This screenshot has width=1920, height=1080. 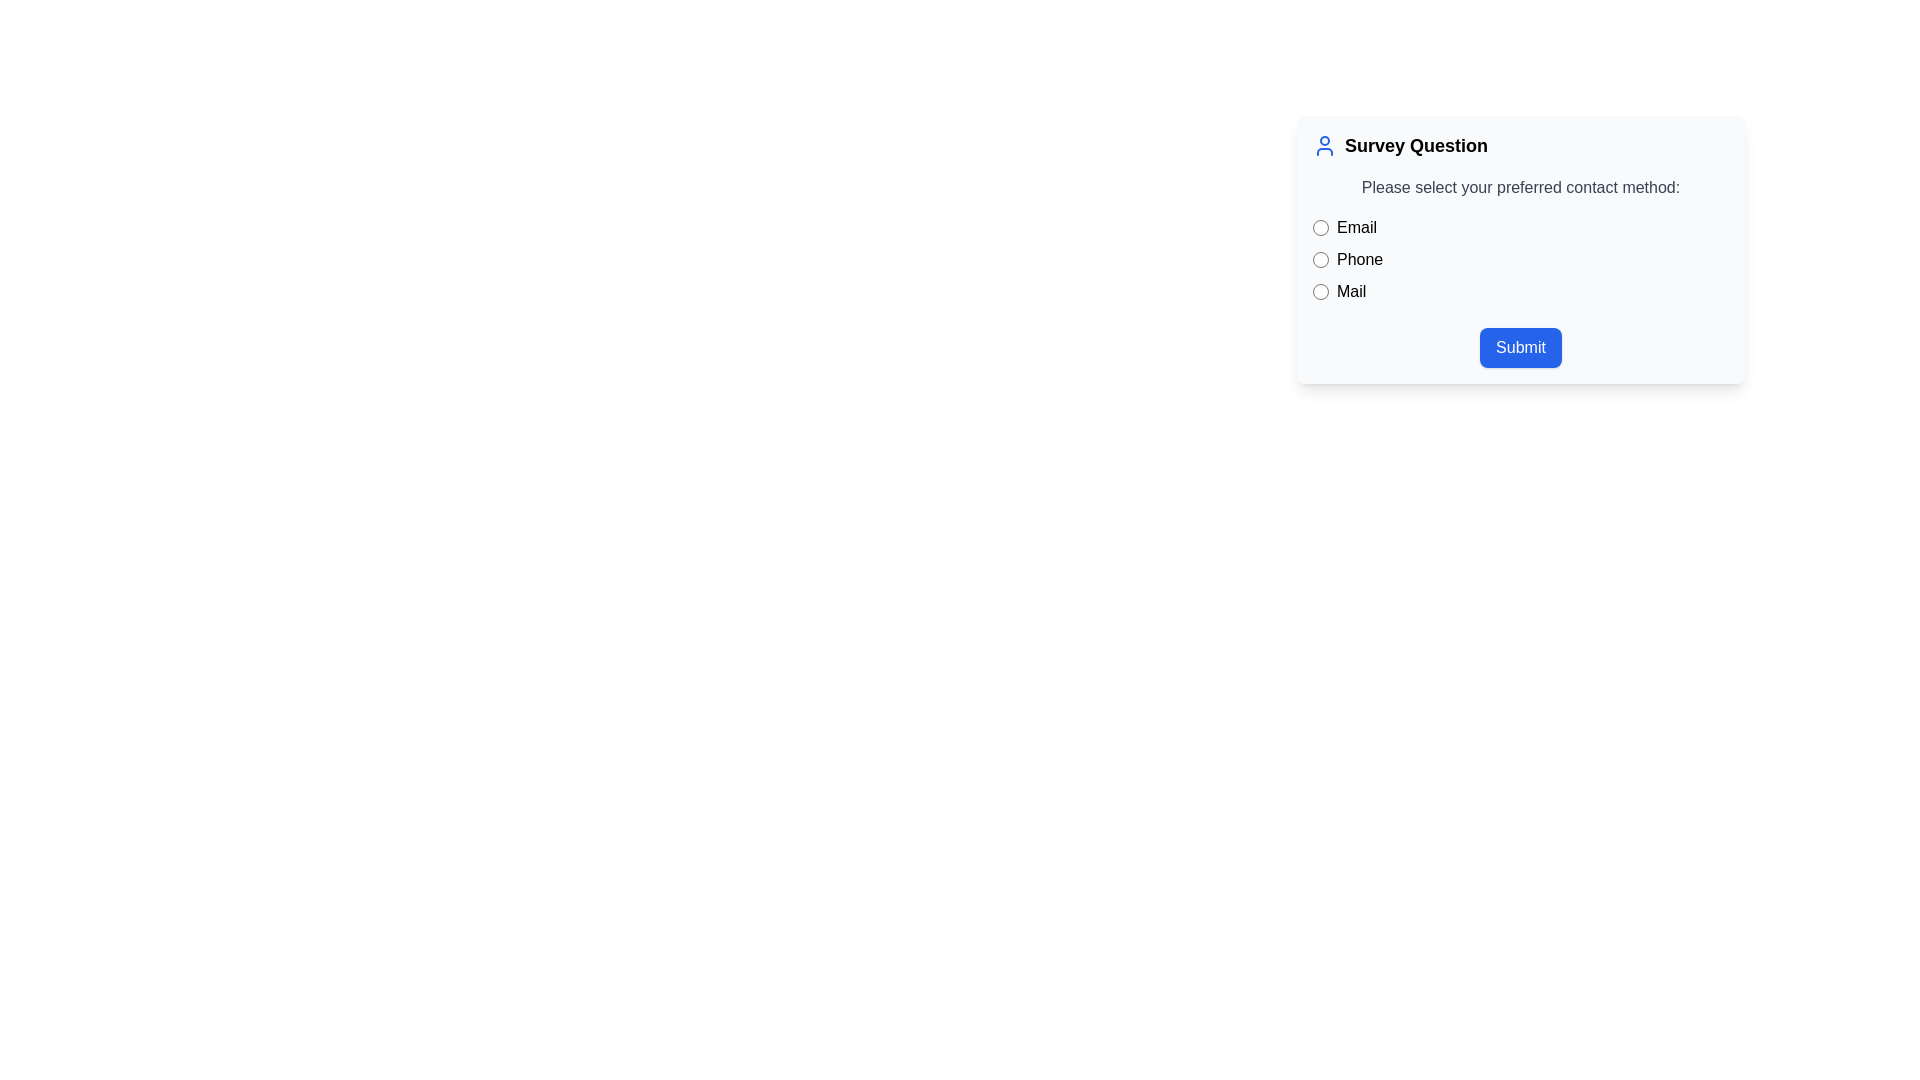 What do you see at coordinates (1320, 258) in the screenshot?
I see `the blue-themed circular radio button next to the label 'Phone'` at bounding box center [1320, 258].